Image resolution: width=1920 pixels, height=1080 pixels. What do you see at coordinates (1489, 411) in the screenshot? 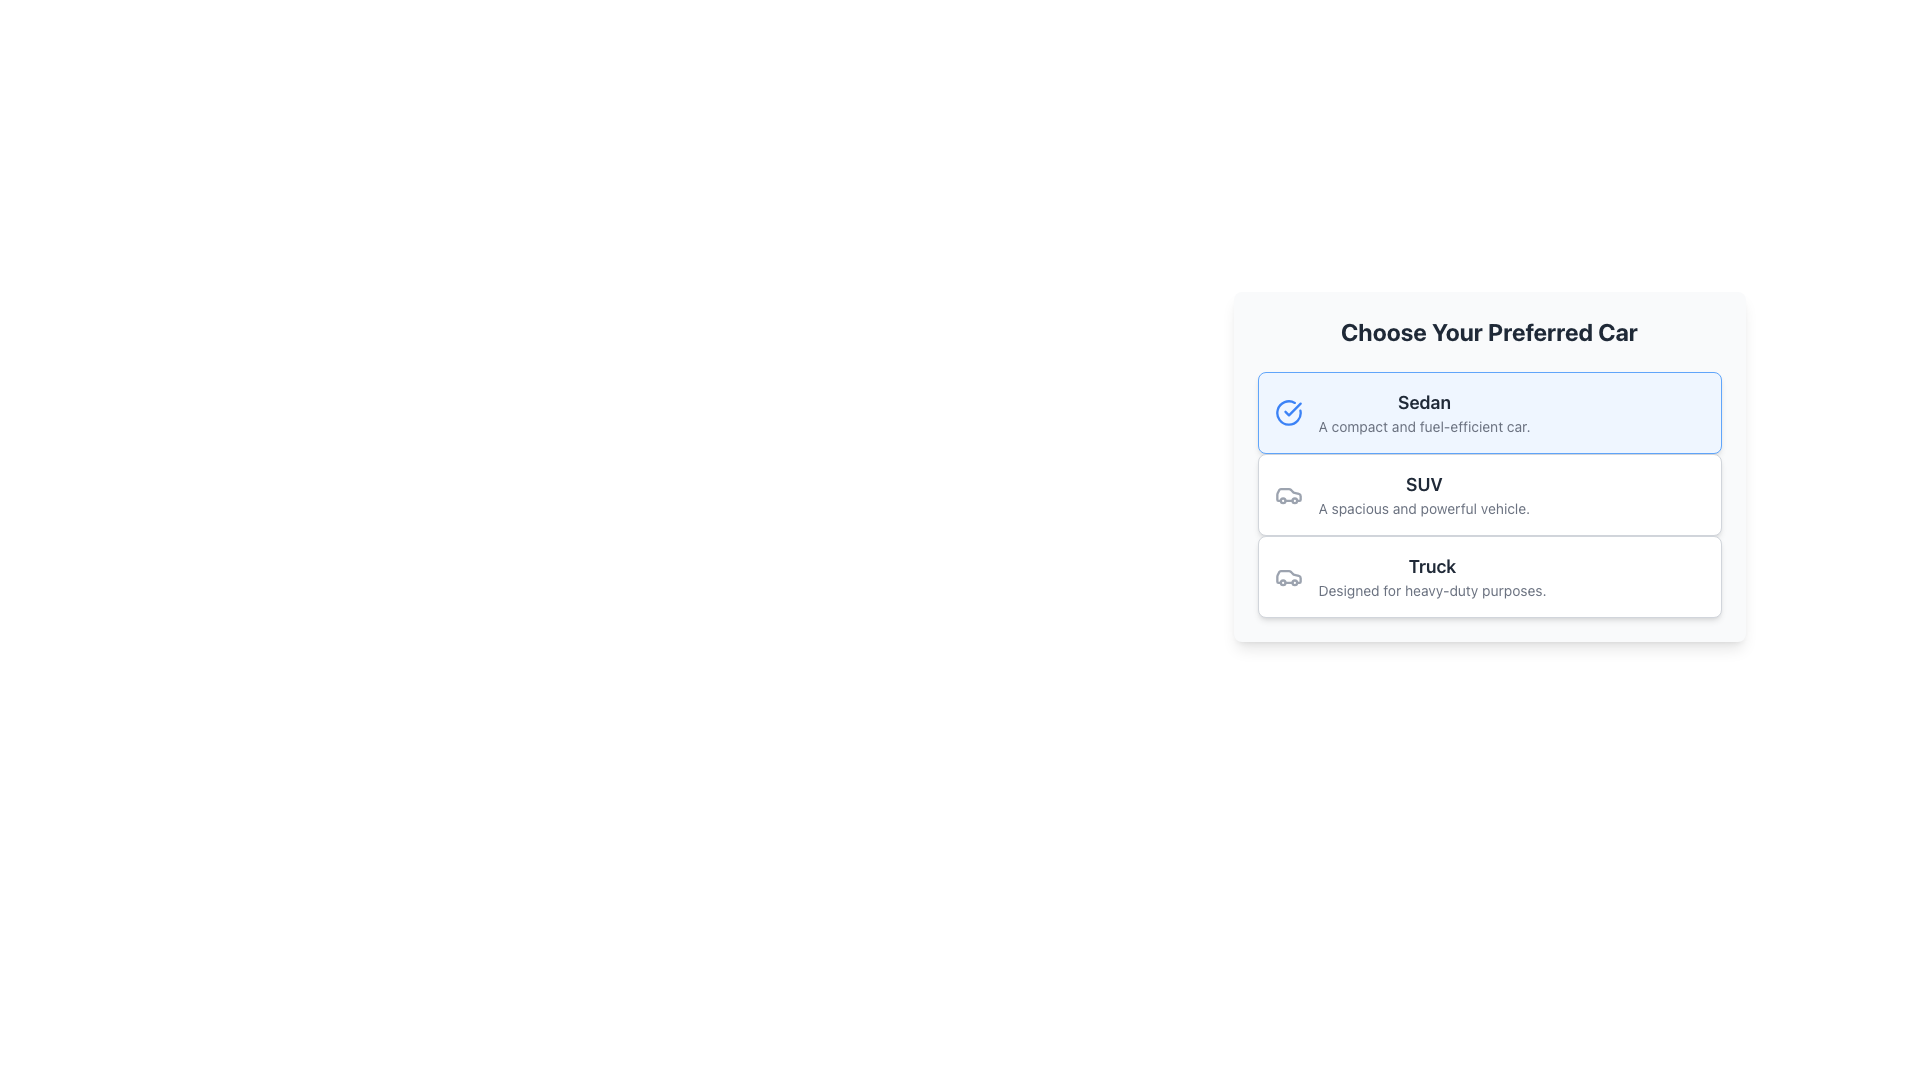
I see `the first interactive card representing the 'Sedan' car option in the list of car selections` at bounding box center [1489, 411].